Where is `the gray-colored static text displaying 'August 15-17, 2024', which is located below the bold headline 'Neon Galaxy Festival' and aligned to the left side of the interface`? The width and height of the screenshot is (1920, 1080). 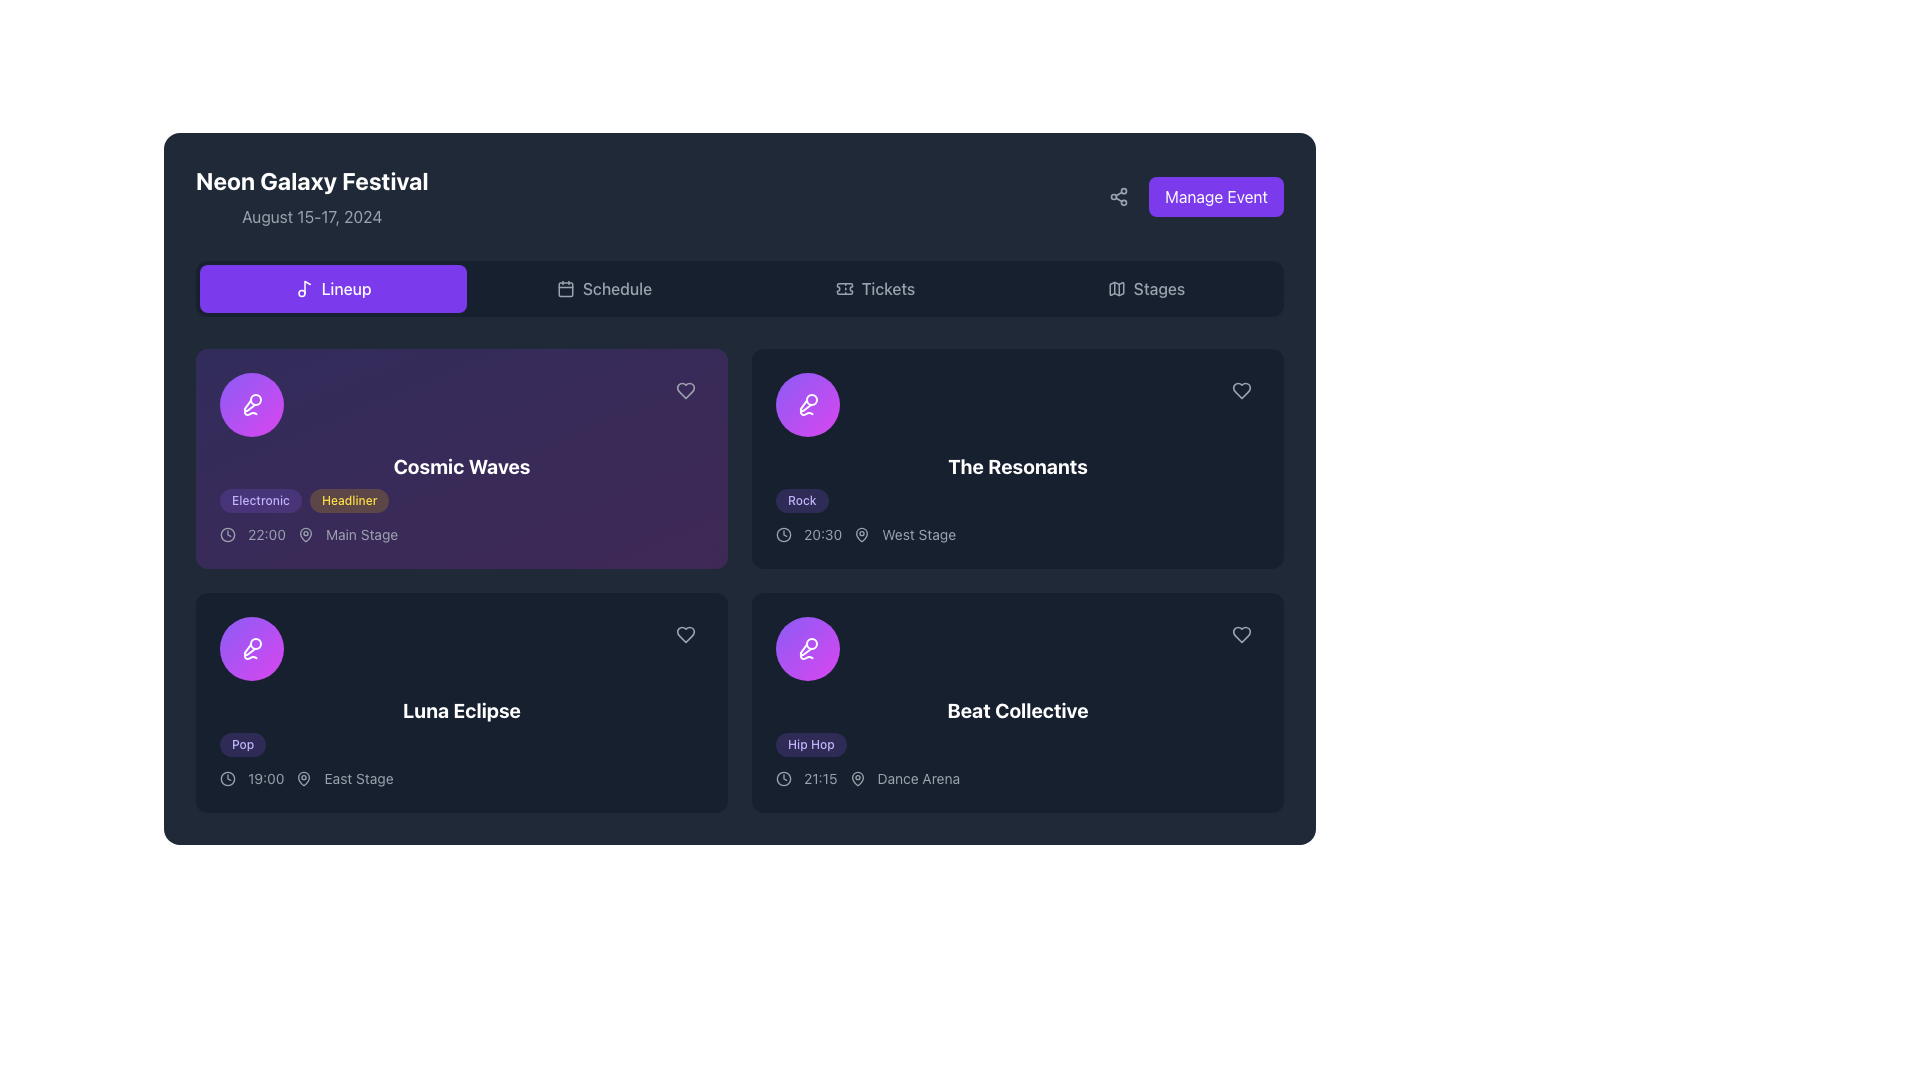
the gray-colored static text displaying 'August 15-17, 2024', which is located below the bold headline 'Neon Galaxy Festival' and aligned to the left side of the interface is located at coordinates (311, 216).